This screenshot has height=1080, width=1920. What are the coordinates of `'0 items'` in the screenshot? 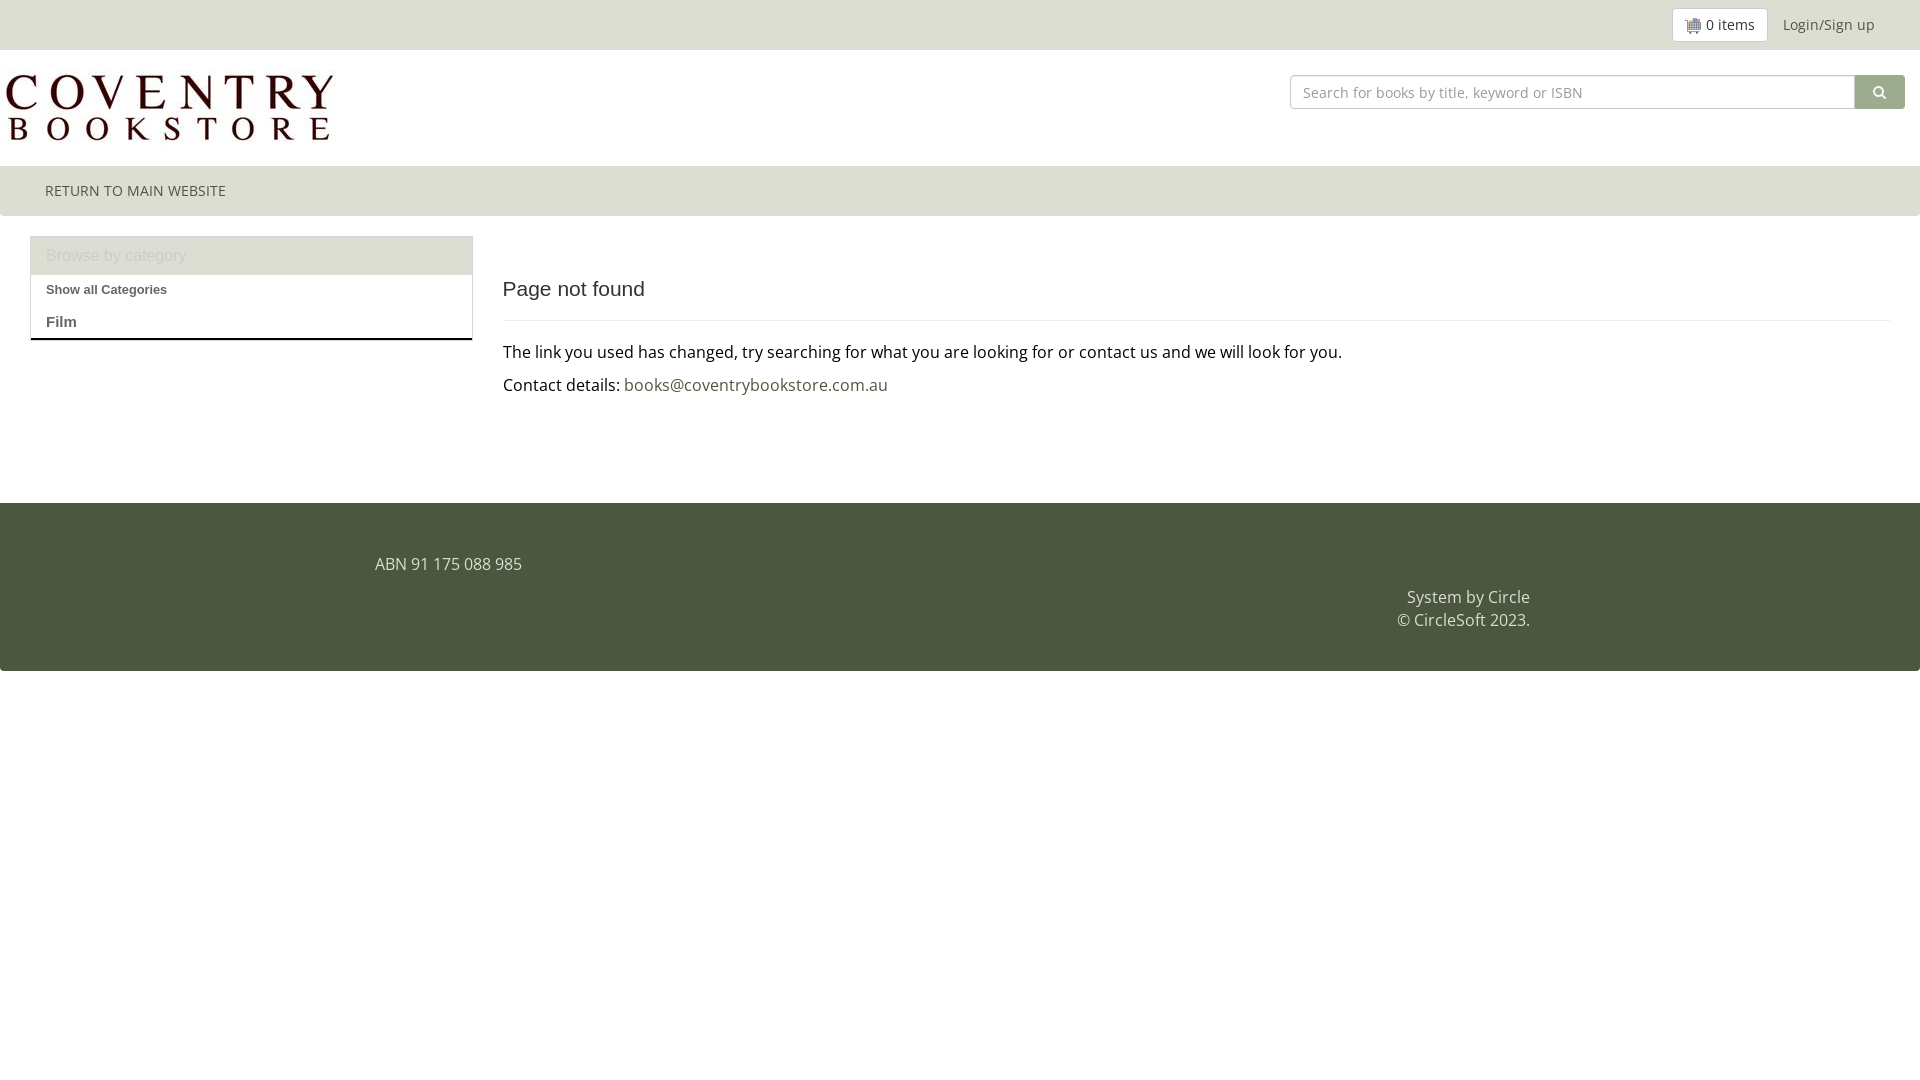 It's located at (1718, 24).